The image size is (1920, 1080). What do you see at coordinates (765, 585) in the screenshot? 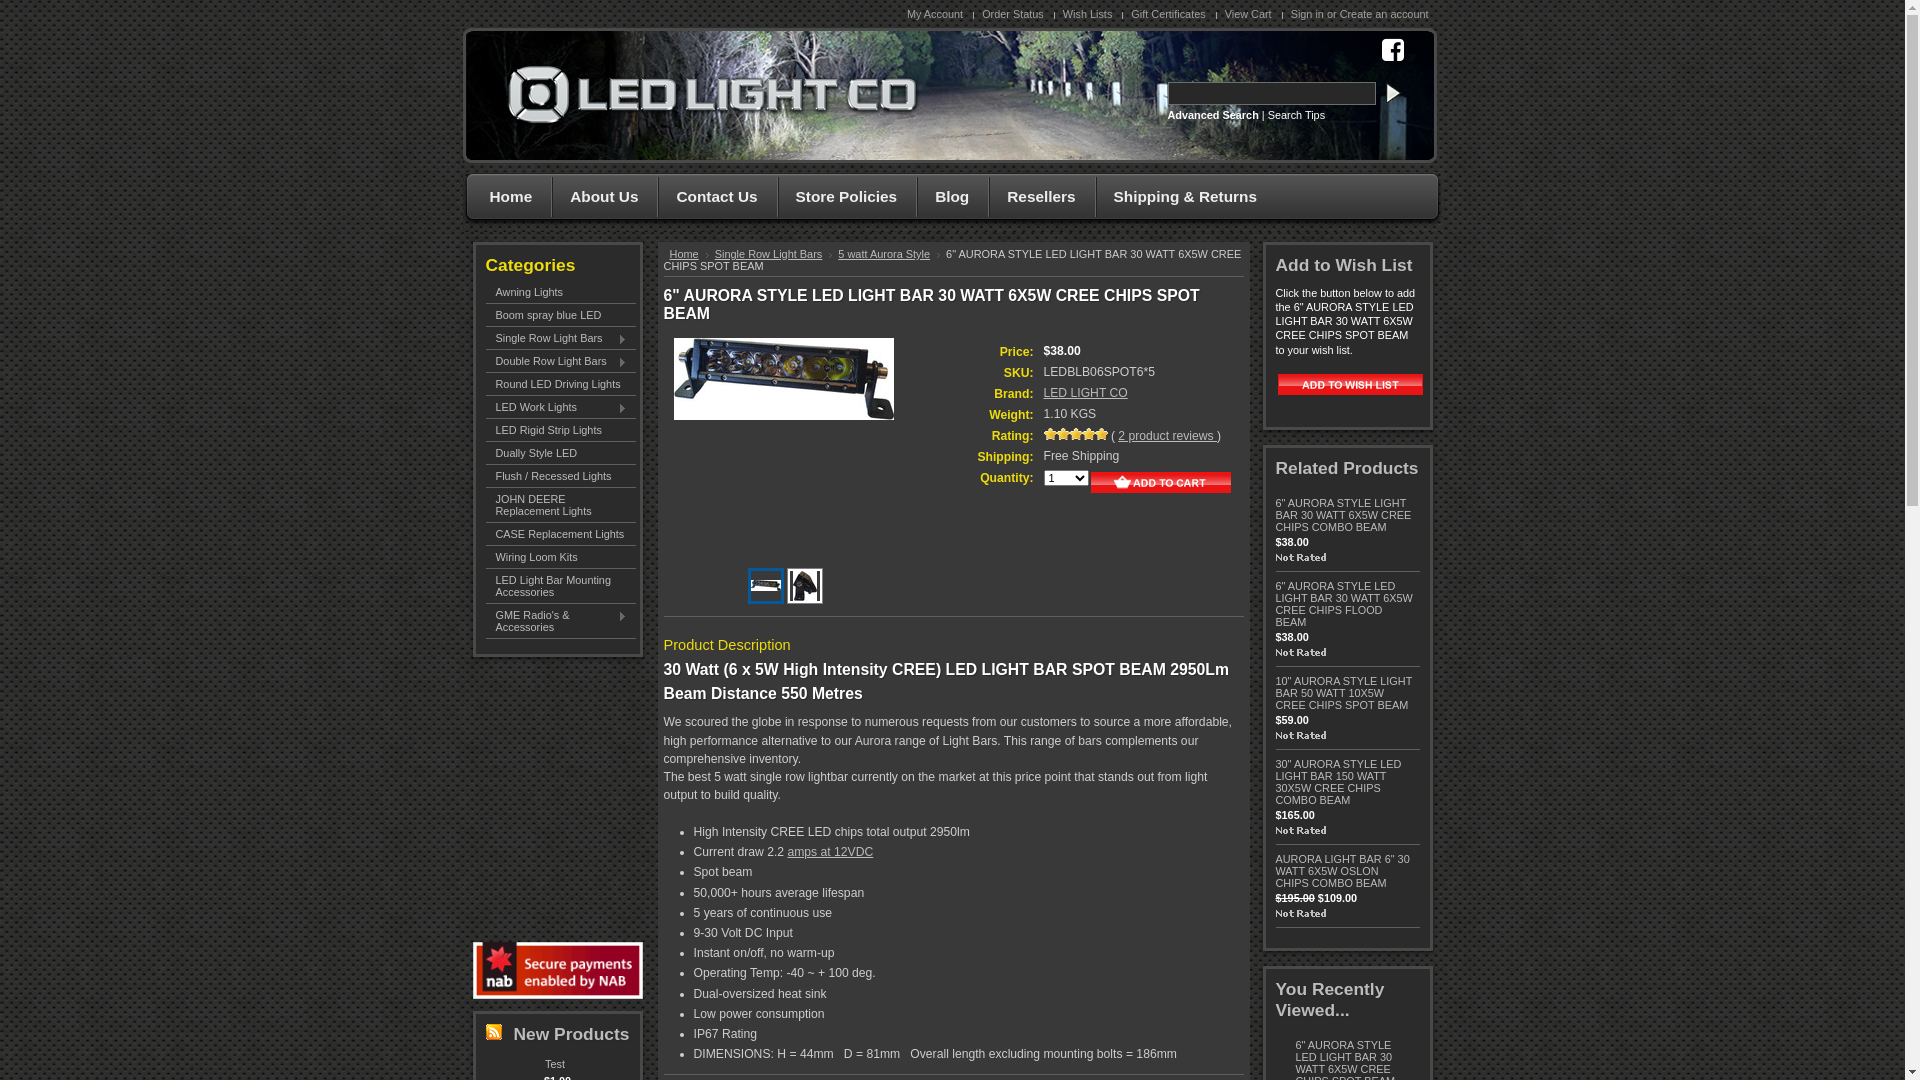
I see `'0'` at bounding box center [765, 585].